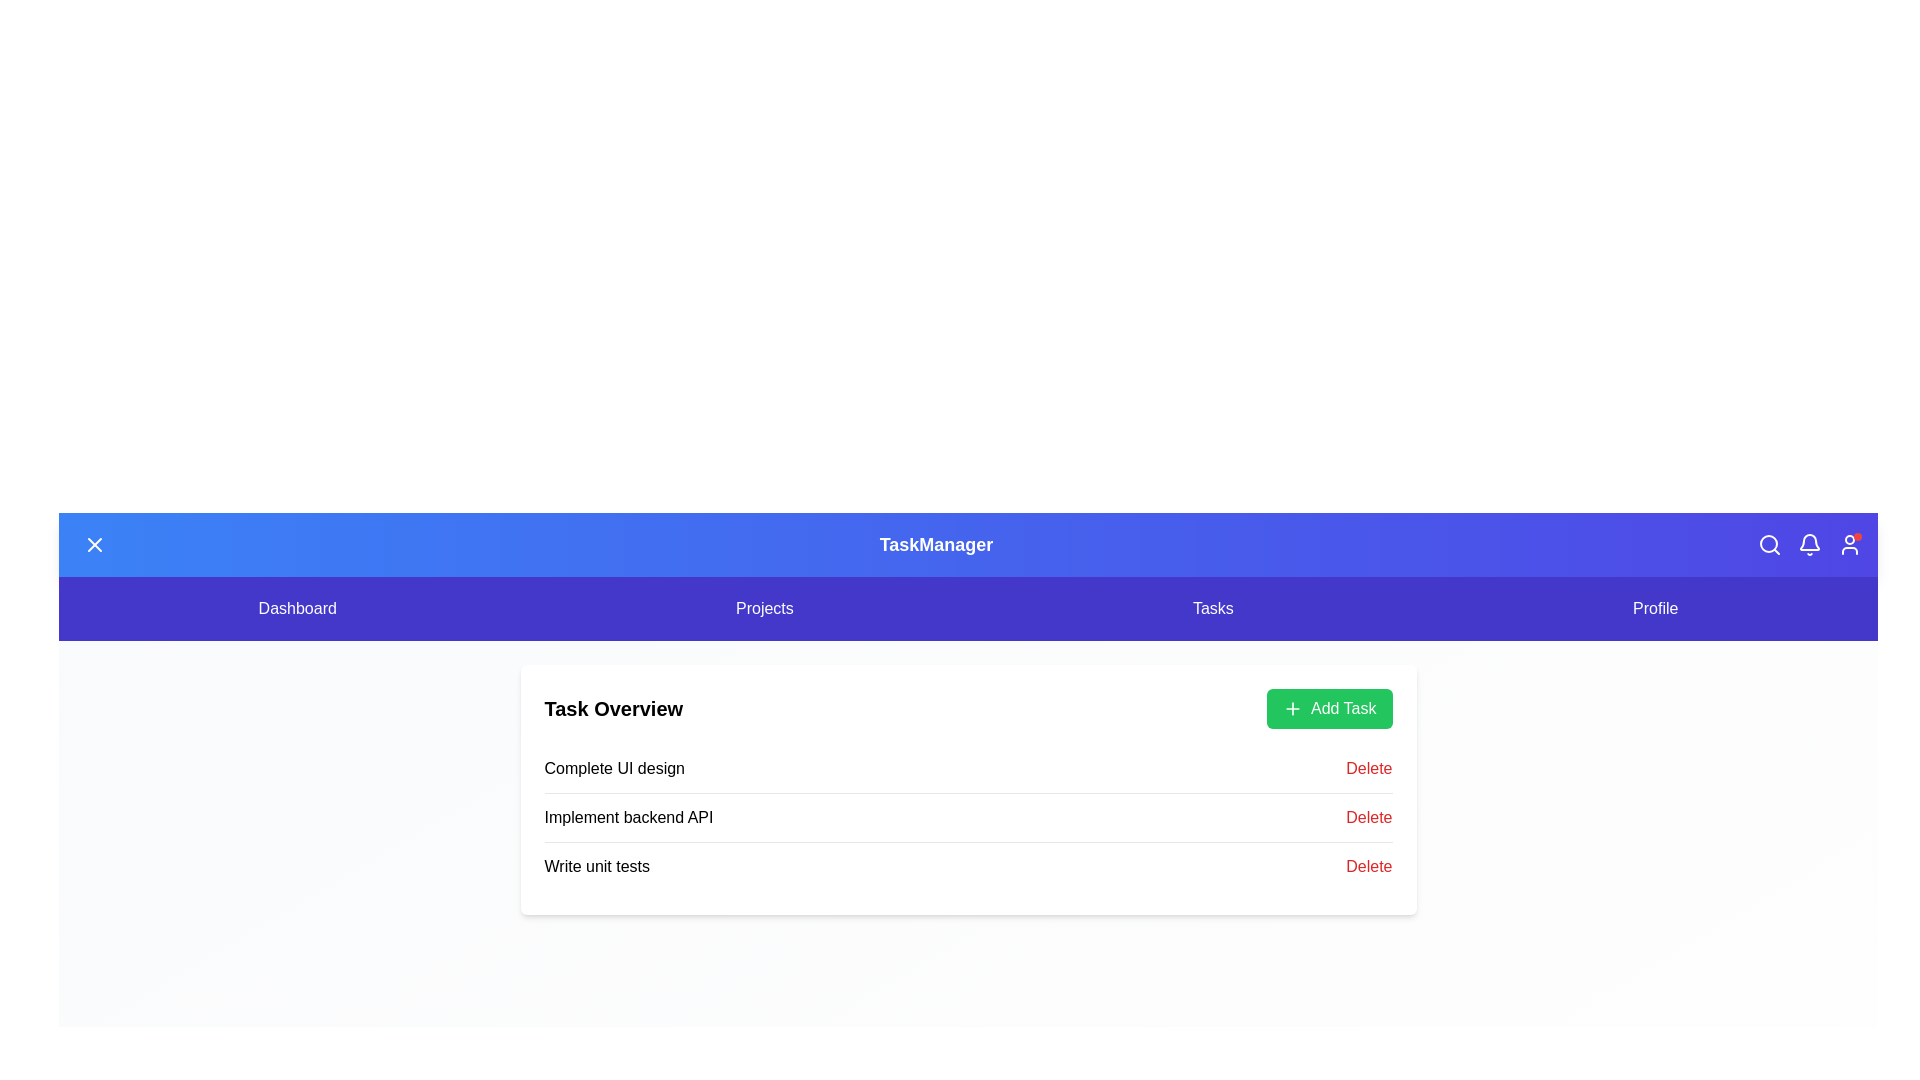  Describe the element at coordinates (762, 608) in the screenshot. I see `the 'Projects' menu item in the navigation bar` at that location.